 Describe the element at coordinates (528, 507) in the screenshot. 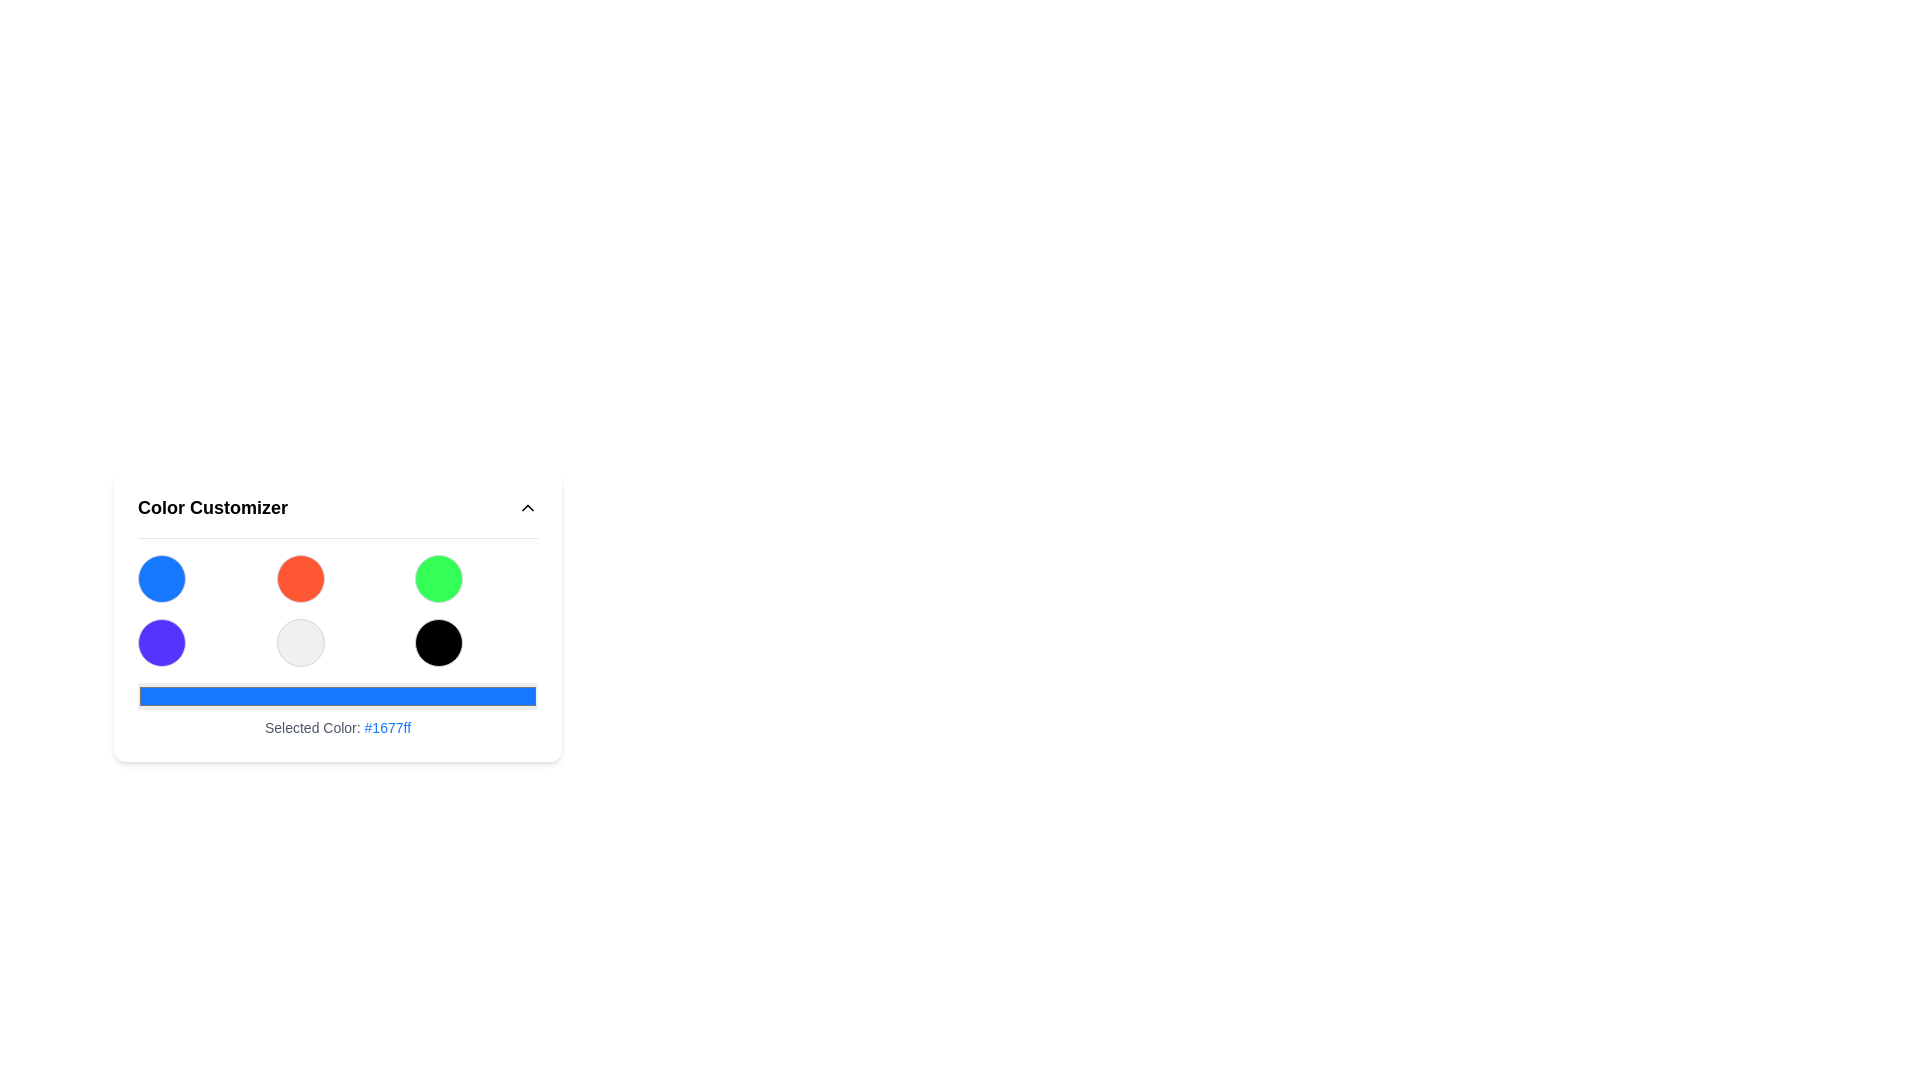

I see `the upward-pointing chevron icon located to the right of the 'Color Customizer' label` at that location.